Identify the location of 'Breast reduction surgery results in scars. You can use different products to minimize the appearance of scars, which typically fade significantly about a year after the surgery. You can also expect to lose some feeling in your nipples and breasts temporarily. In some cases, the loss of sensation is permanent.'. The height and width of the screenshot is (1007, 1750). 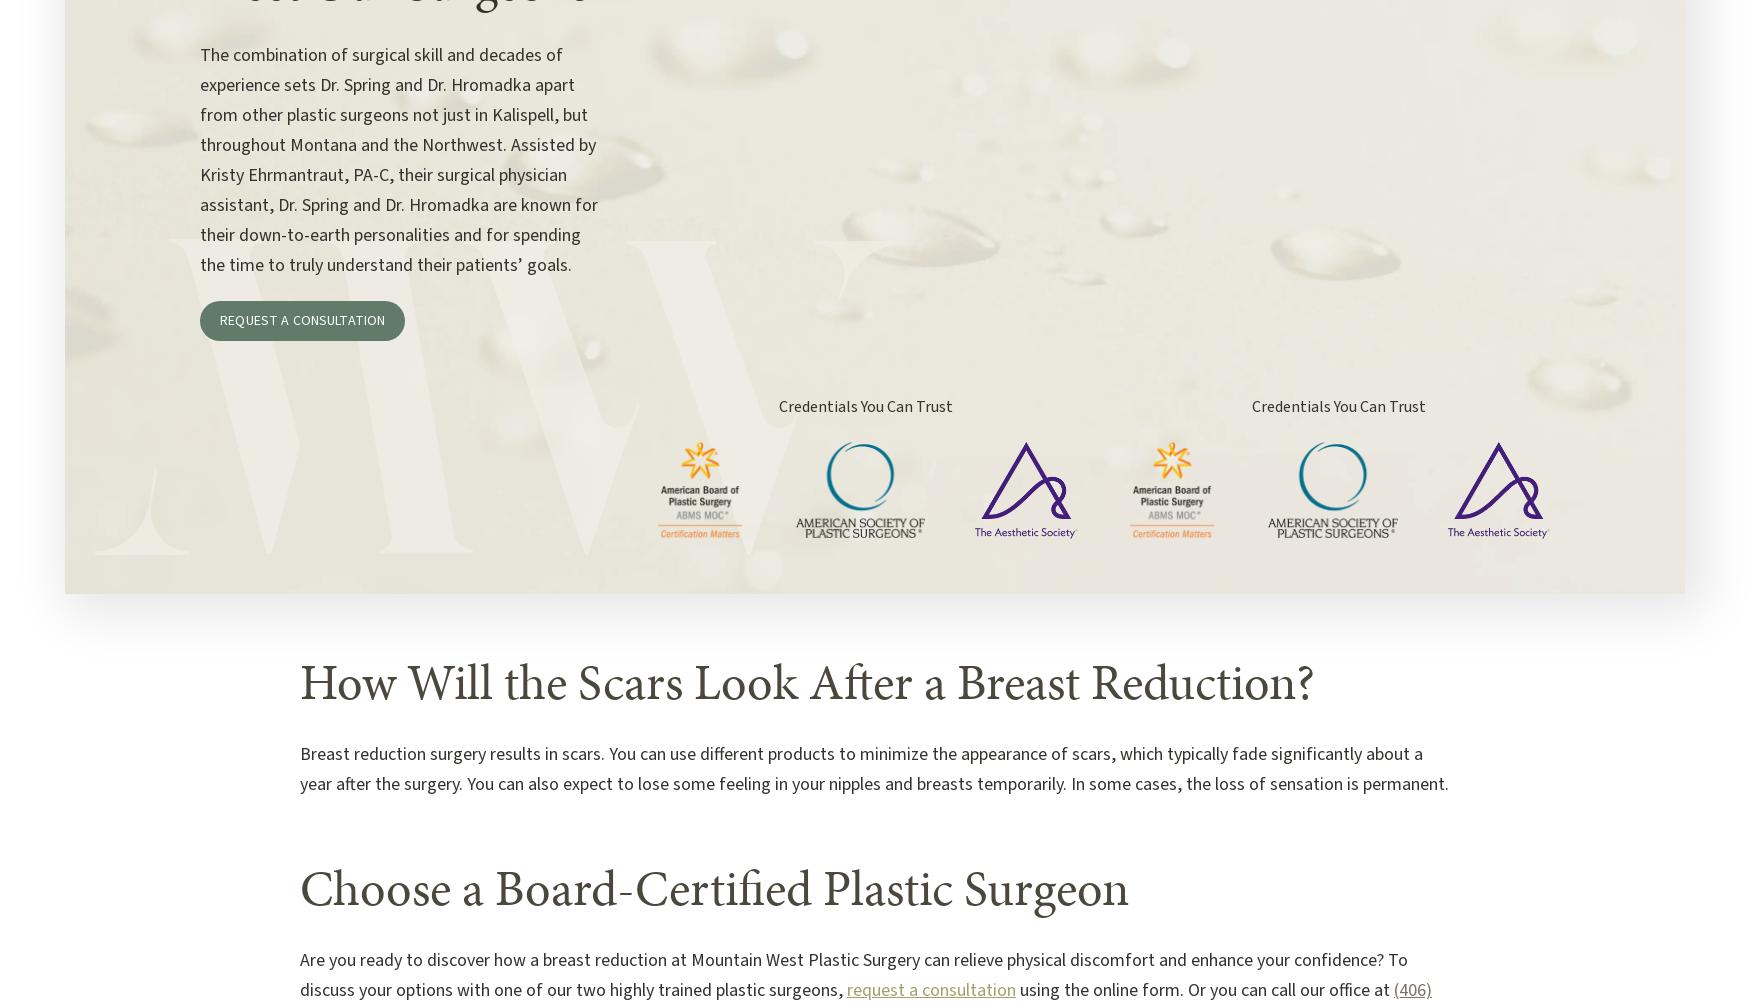
(874, 767).